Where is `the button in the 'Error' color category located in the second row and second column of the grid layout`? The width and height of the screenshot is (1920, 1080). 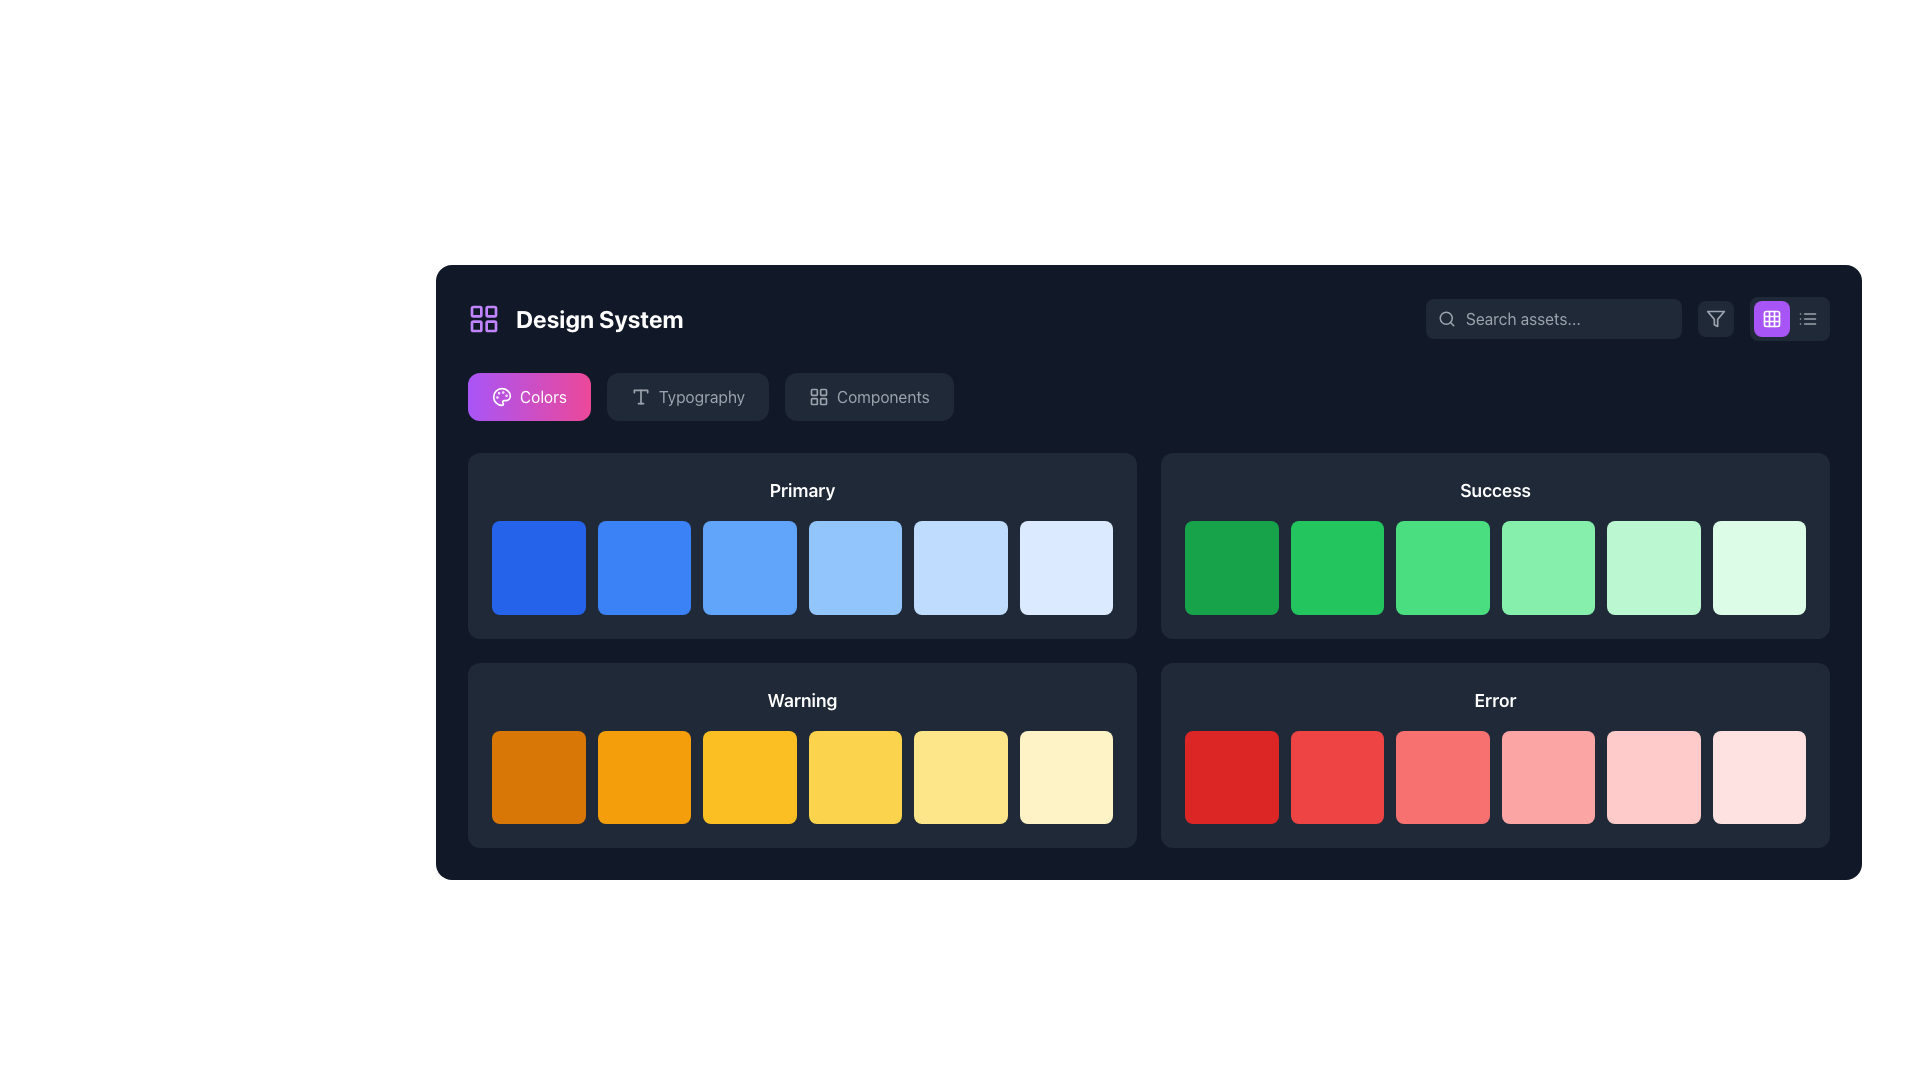 the button in the 'Error' color category located in the second row and second column of the grid layout is located at coordinates (1337, 775).